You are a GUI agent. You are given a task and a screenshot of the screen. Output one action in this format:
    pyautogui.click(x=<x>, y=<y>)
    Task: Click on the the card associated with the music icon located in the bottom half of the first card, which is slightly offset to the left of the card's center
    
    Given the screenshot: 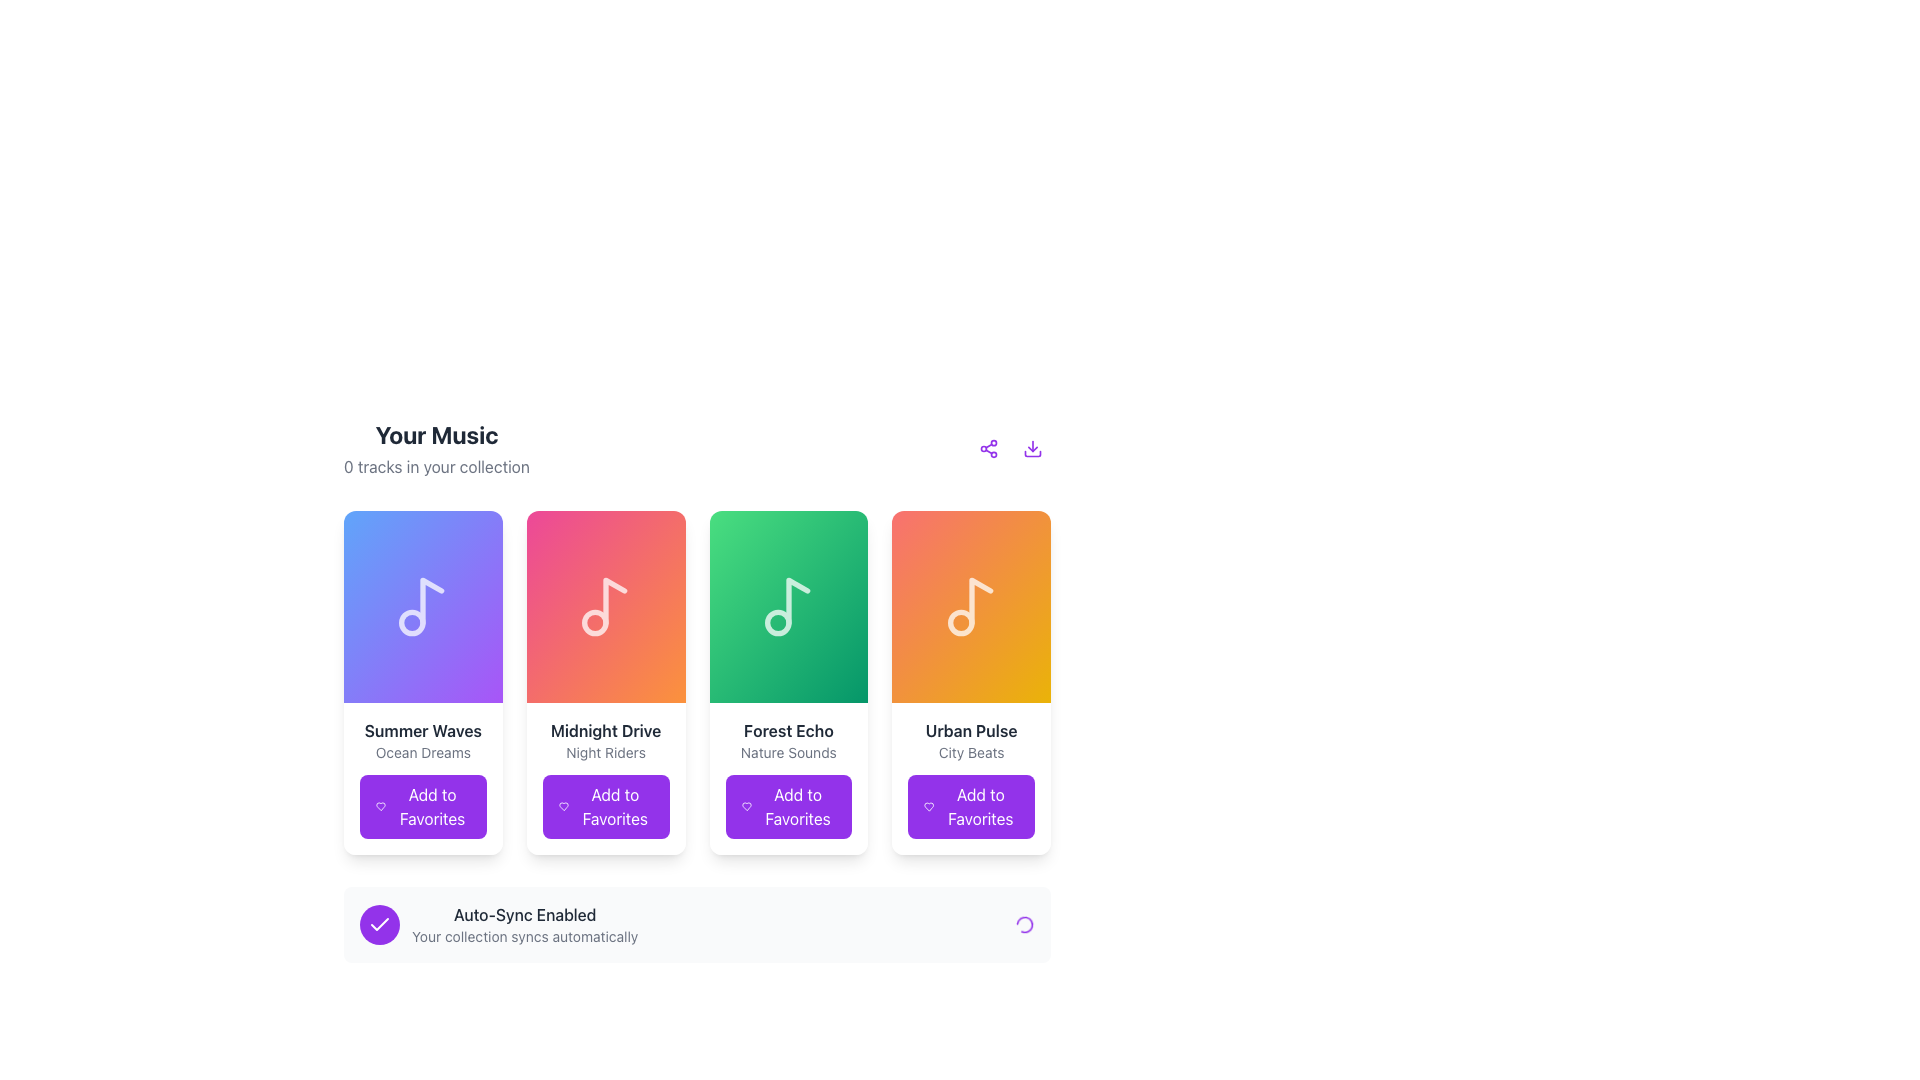 What is the action you would take?
    pyautogui.click(x=431, y=600)
    